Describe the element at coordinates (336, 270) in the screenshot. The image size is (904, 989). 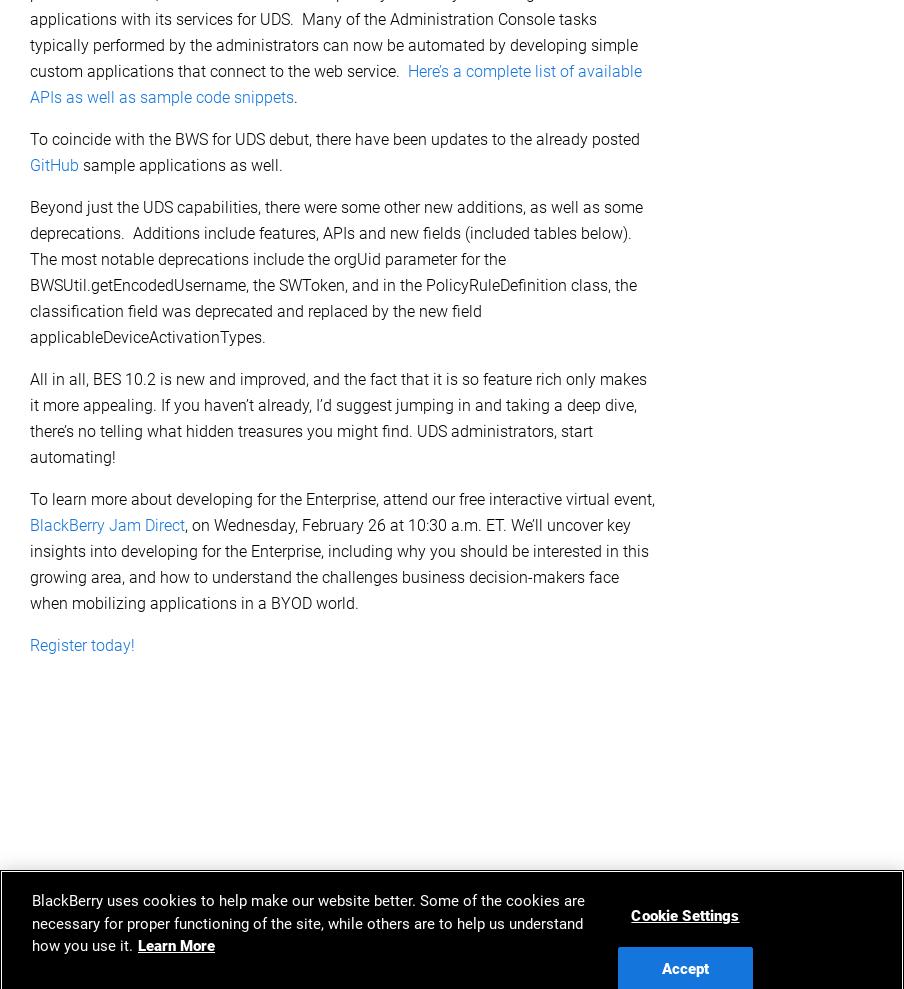
I see `'Beyond just the UDS capabilities, there were some other new additions, as well as some deprecations.  Additions include features, APIs and new fields (included tables below). The most notable deprecations include the orgUid parameter for the BWSUtil.getEncodedUsername, the SWToken, and in the PolicyRuleDefinition class, the classification field was deprecated and replaced by the new field applicableDeviceActivationTypes.'` at that location.